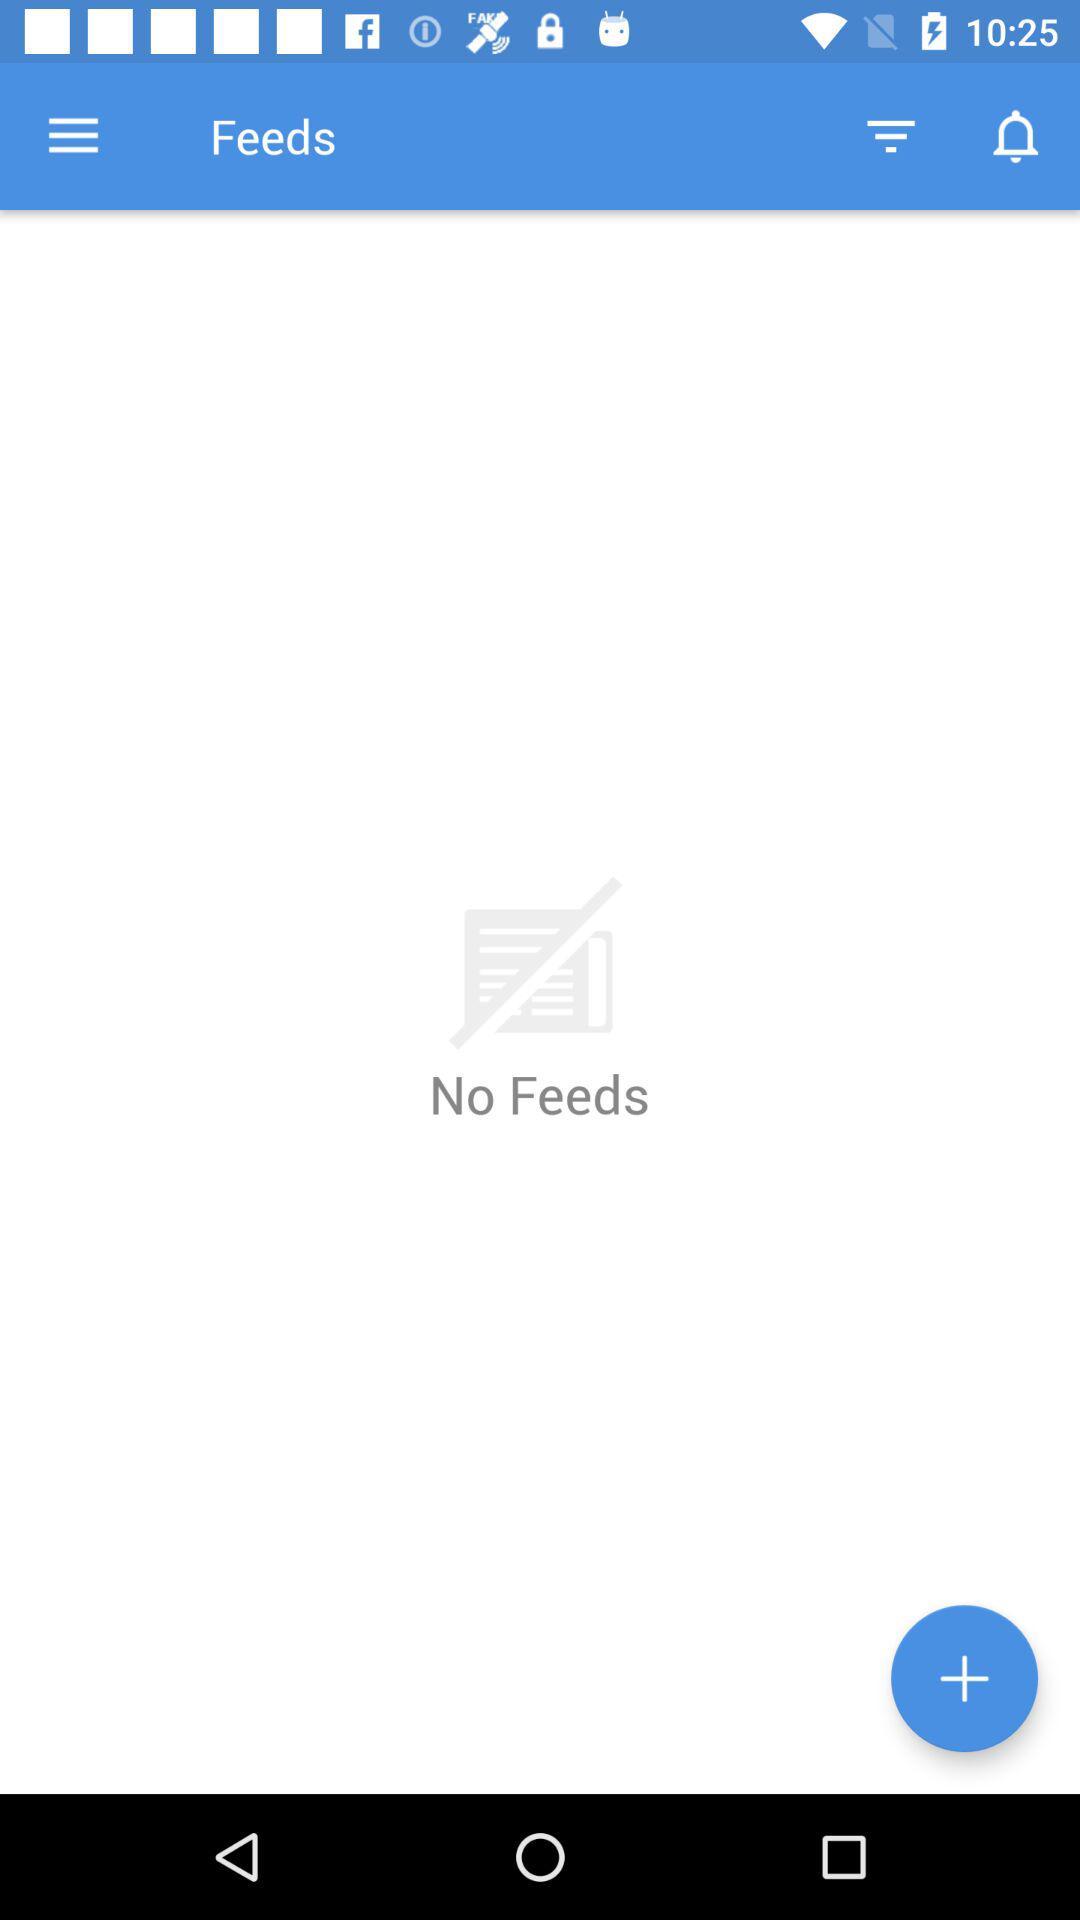  What do you see at coordinates (963, 1678) in the screenshot?
I see `the more options button` at bounding box center [963, 1678].